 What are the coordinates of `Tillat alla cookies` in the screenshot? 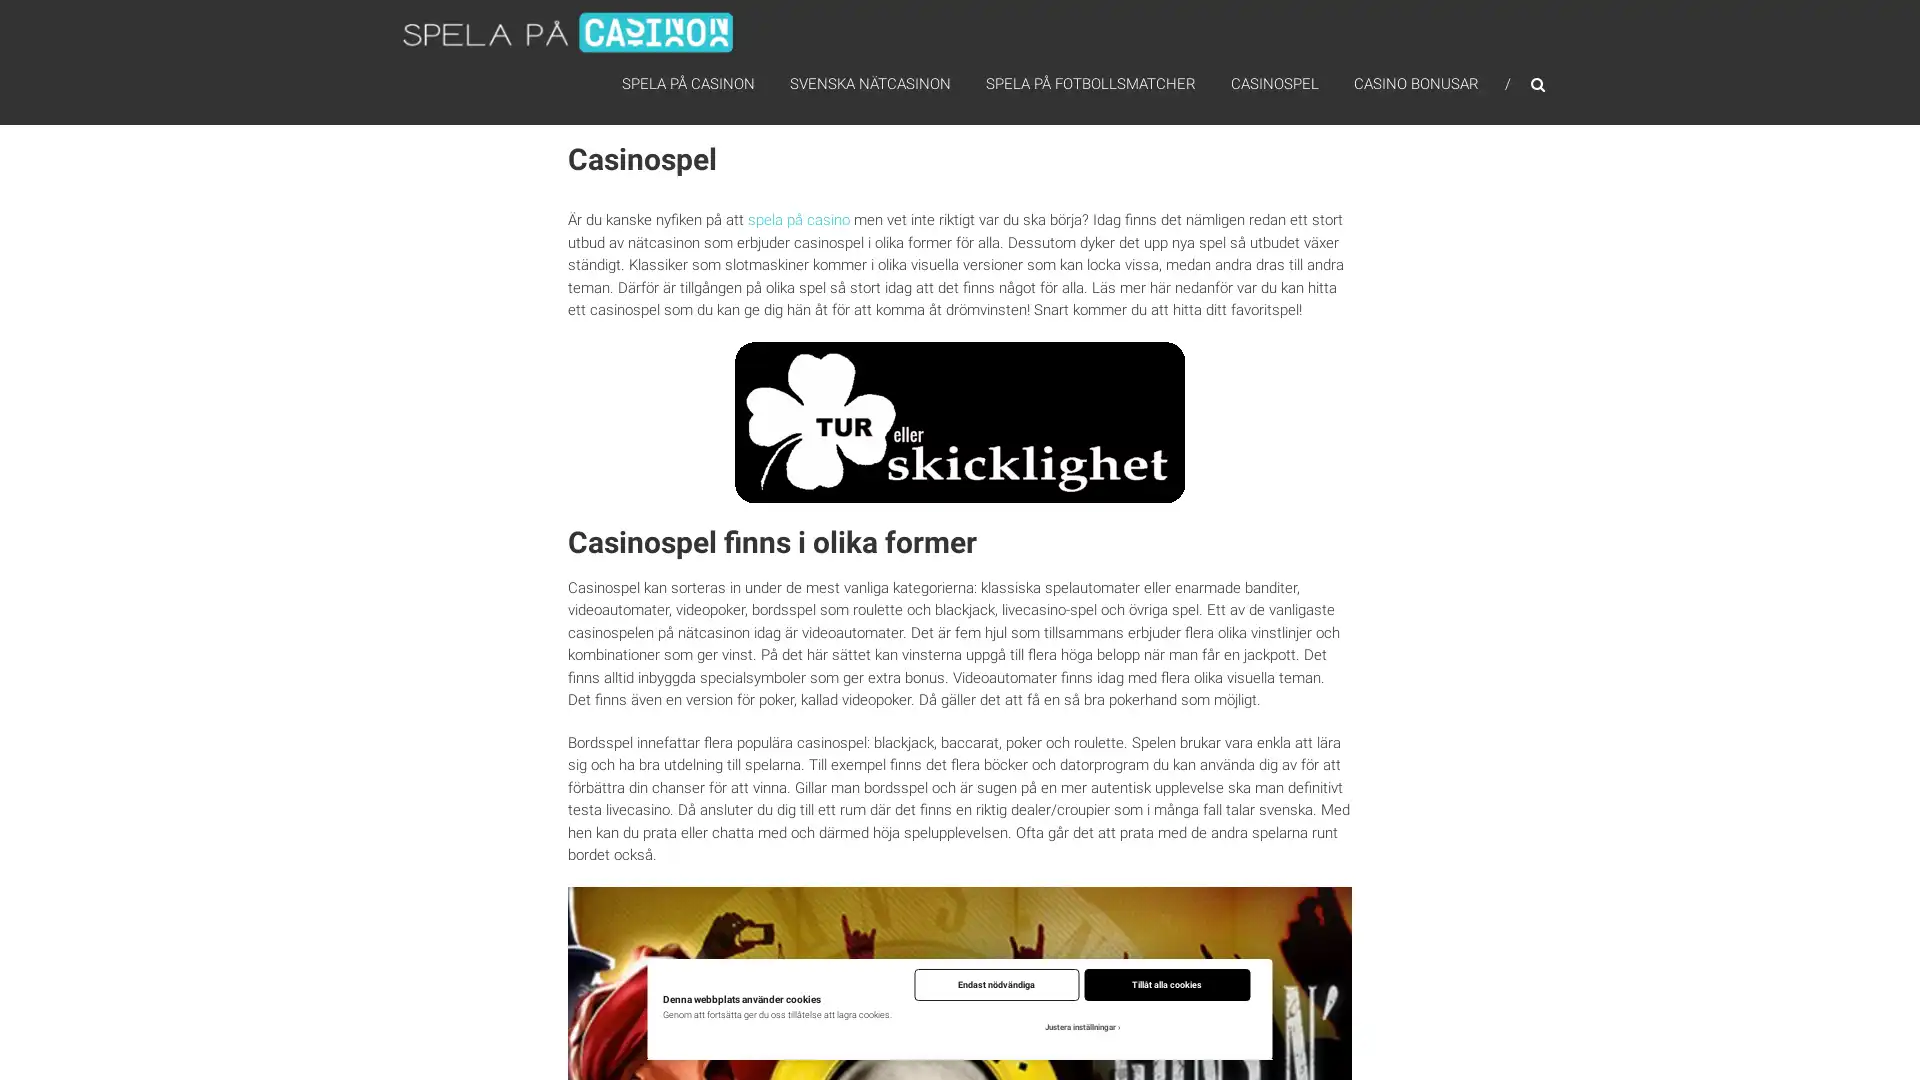 It's located at (1166, 983).